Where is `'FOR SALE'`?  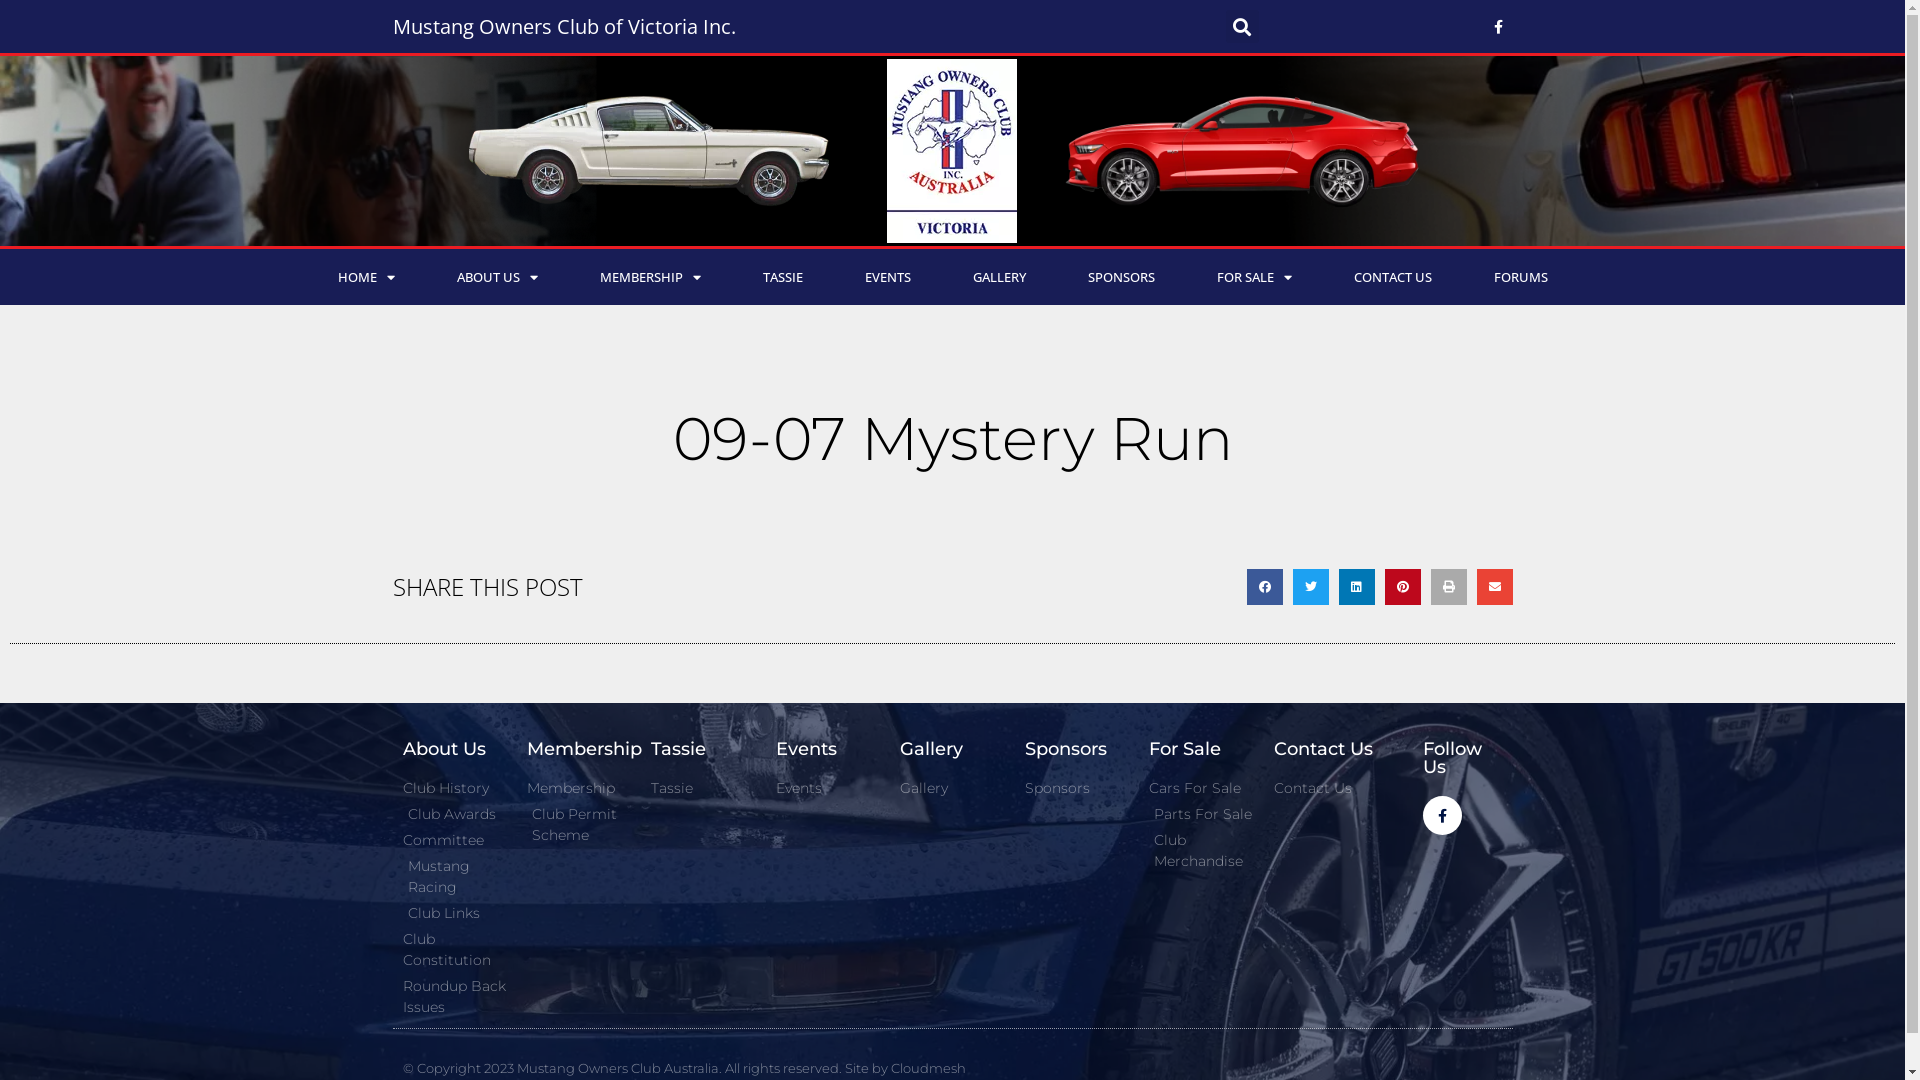 'FOR SALE' is located at coordinates (1253, 277).